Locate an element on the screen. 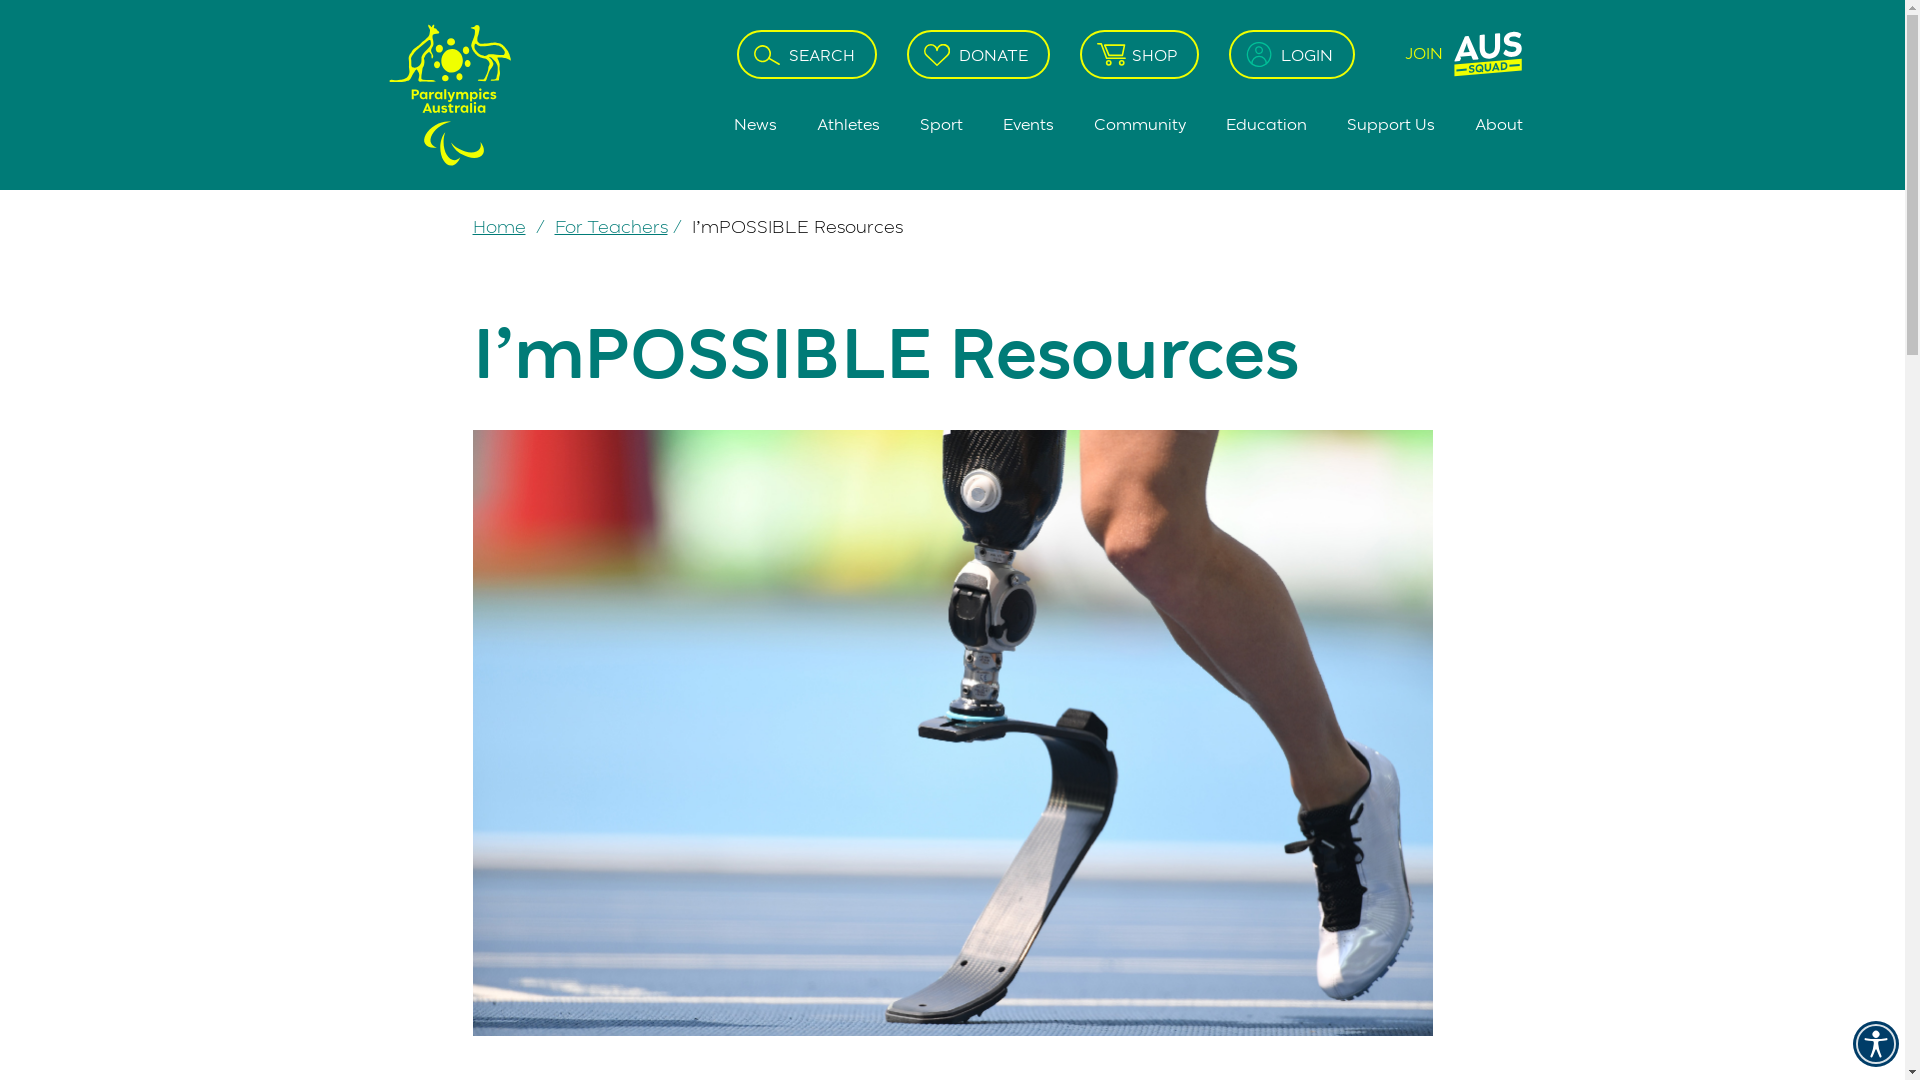 Image resolution: width=1920 pixels, height=1080 pixels. 'SHOP' is located at coordinates (1139, 53).